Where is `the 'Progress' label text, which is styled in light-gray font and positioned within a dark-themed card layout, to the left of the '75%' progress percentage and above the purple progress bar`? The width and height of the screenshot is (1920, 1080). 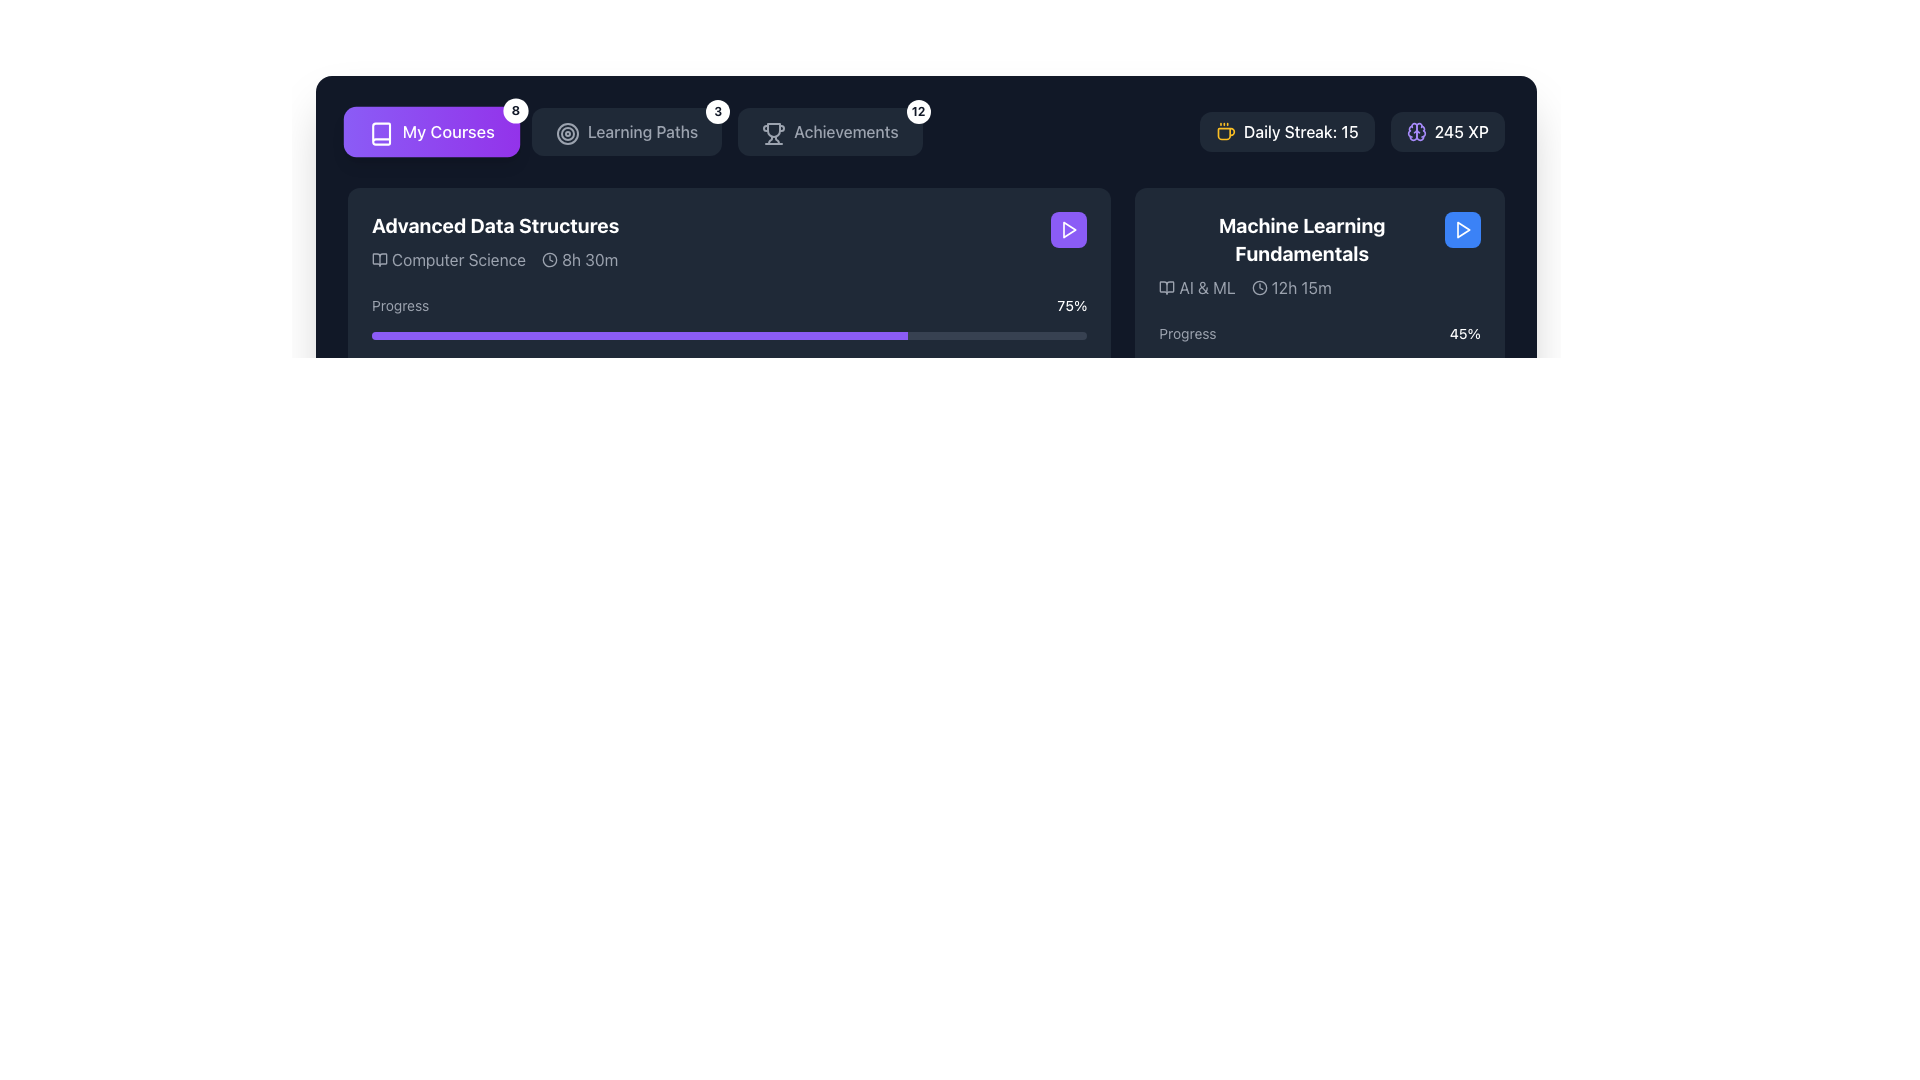
the 'Progress' label text, which is styled in light-gray font and positioned within a dark-themed card layout, to the left of the '75%' progress percentage and above the purple progress bar is located at coordinates (400, 305).